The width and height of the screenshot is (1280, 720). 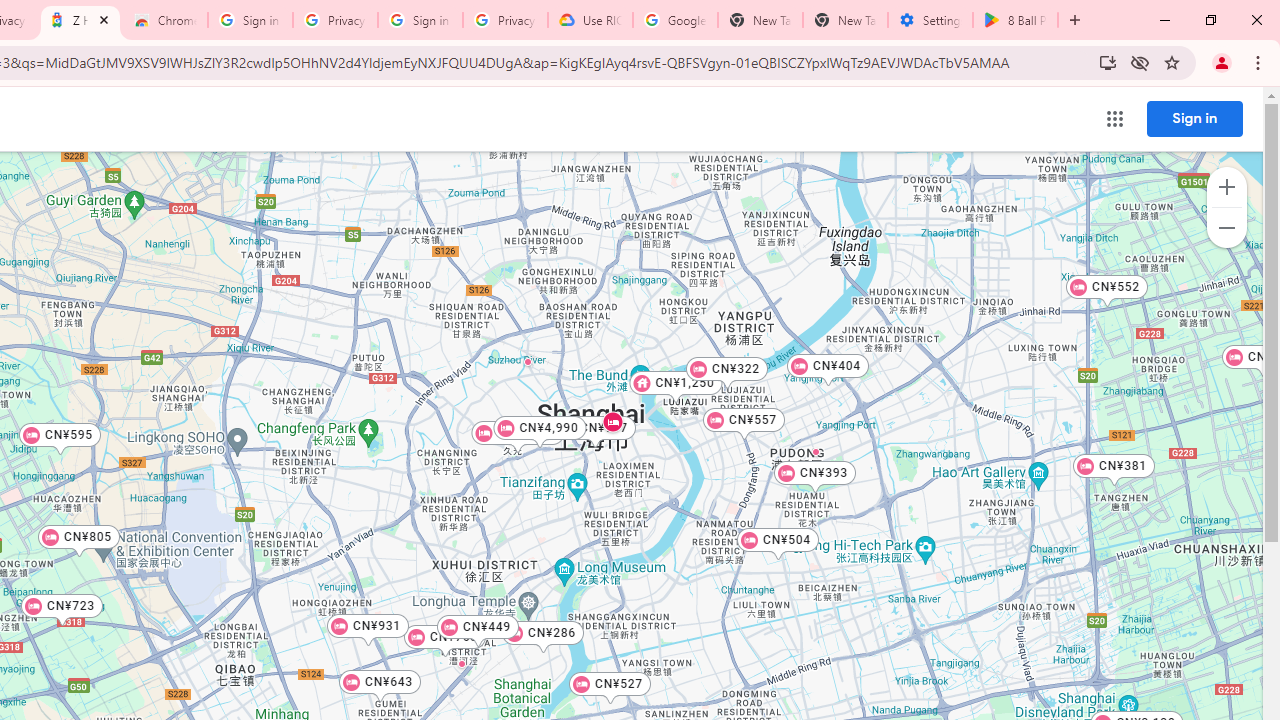 What do you see at coordinates (929, 20) in the screenshot?
I see `'Settings - System'` at bounding box center [929, 20].